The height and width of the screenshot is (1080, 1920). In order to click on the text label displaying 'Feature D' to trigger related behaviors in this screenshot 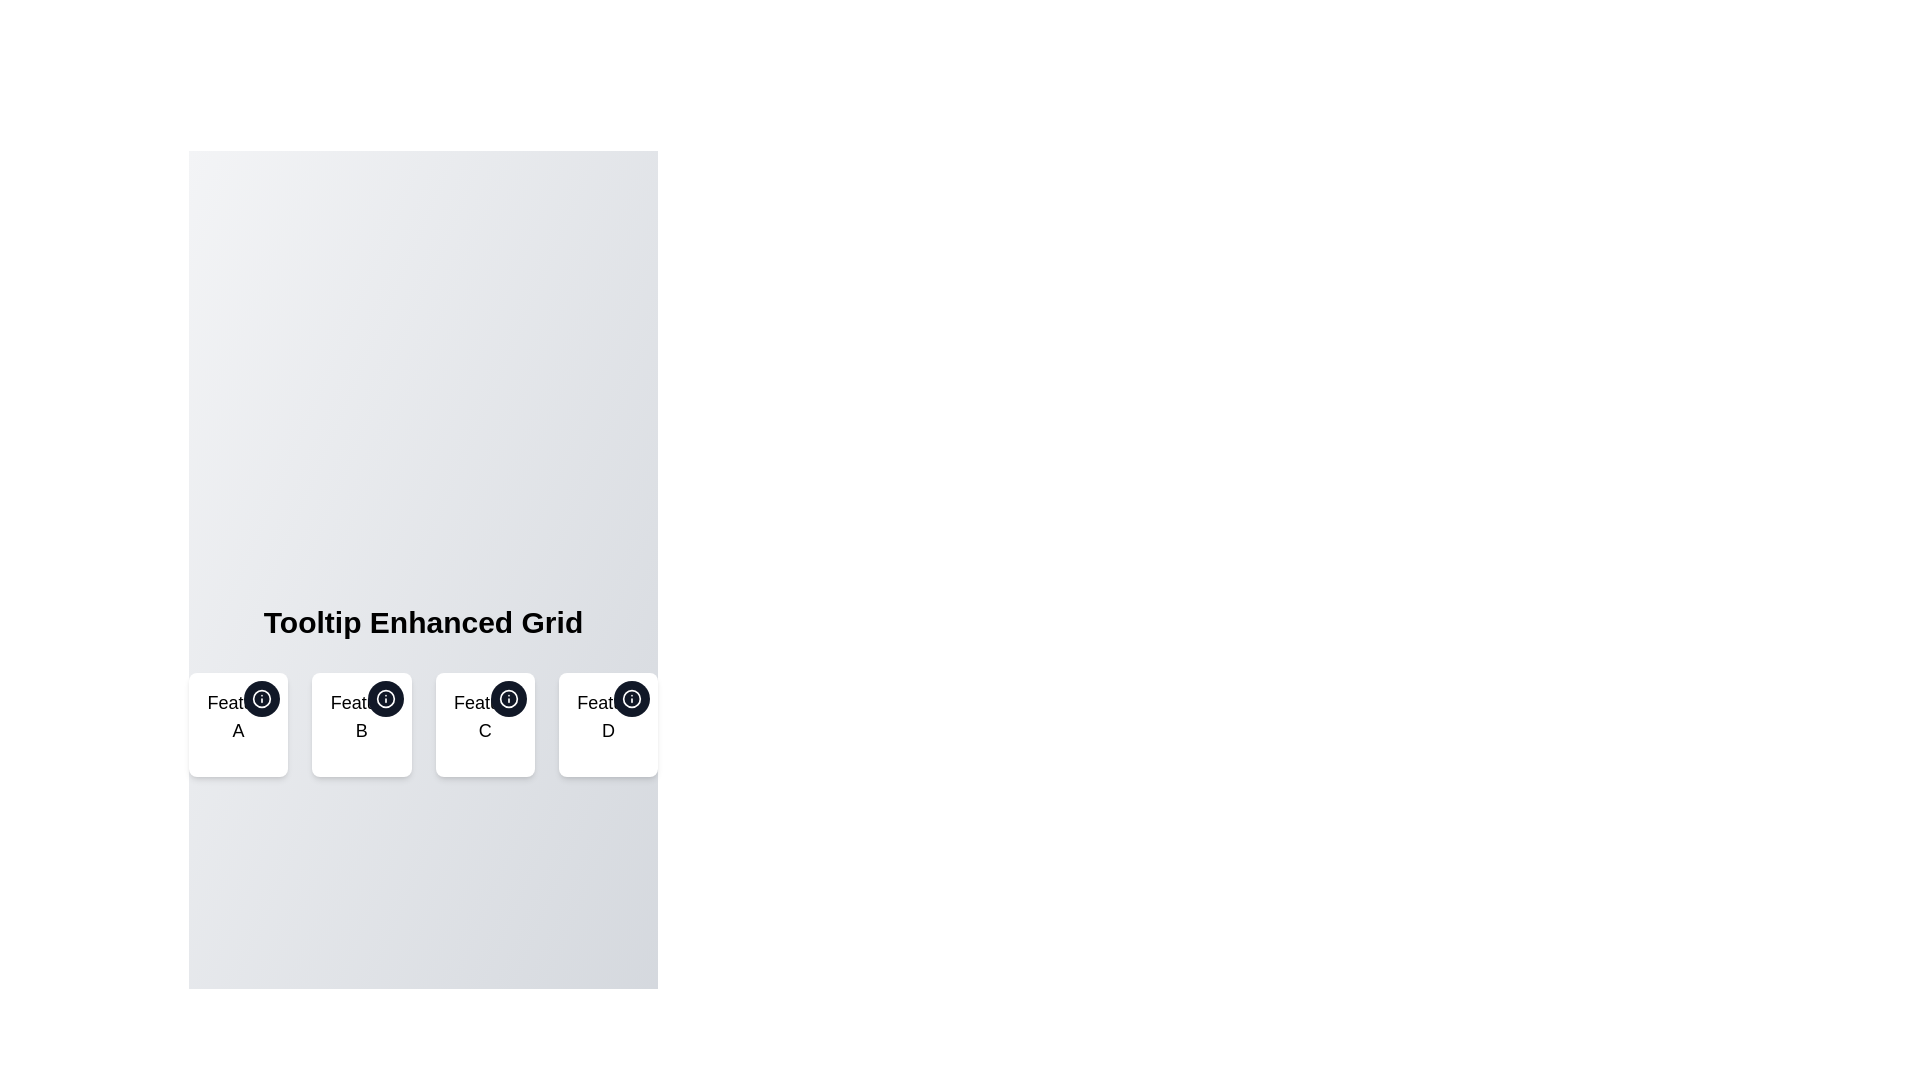, I will do `click(607, 716)`.